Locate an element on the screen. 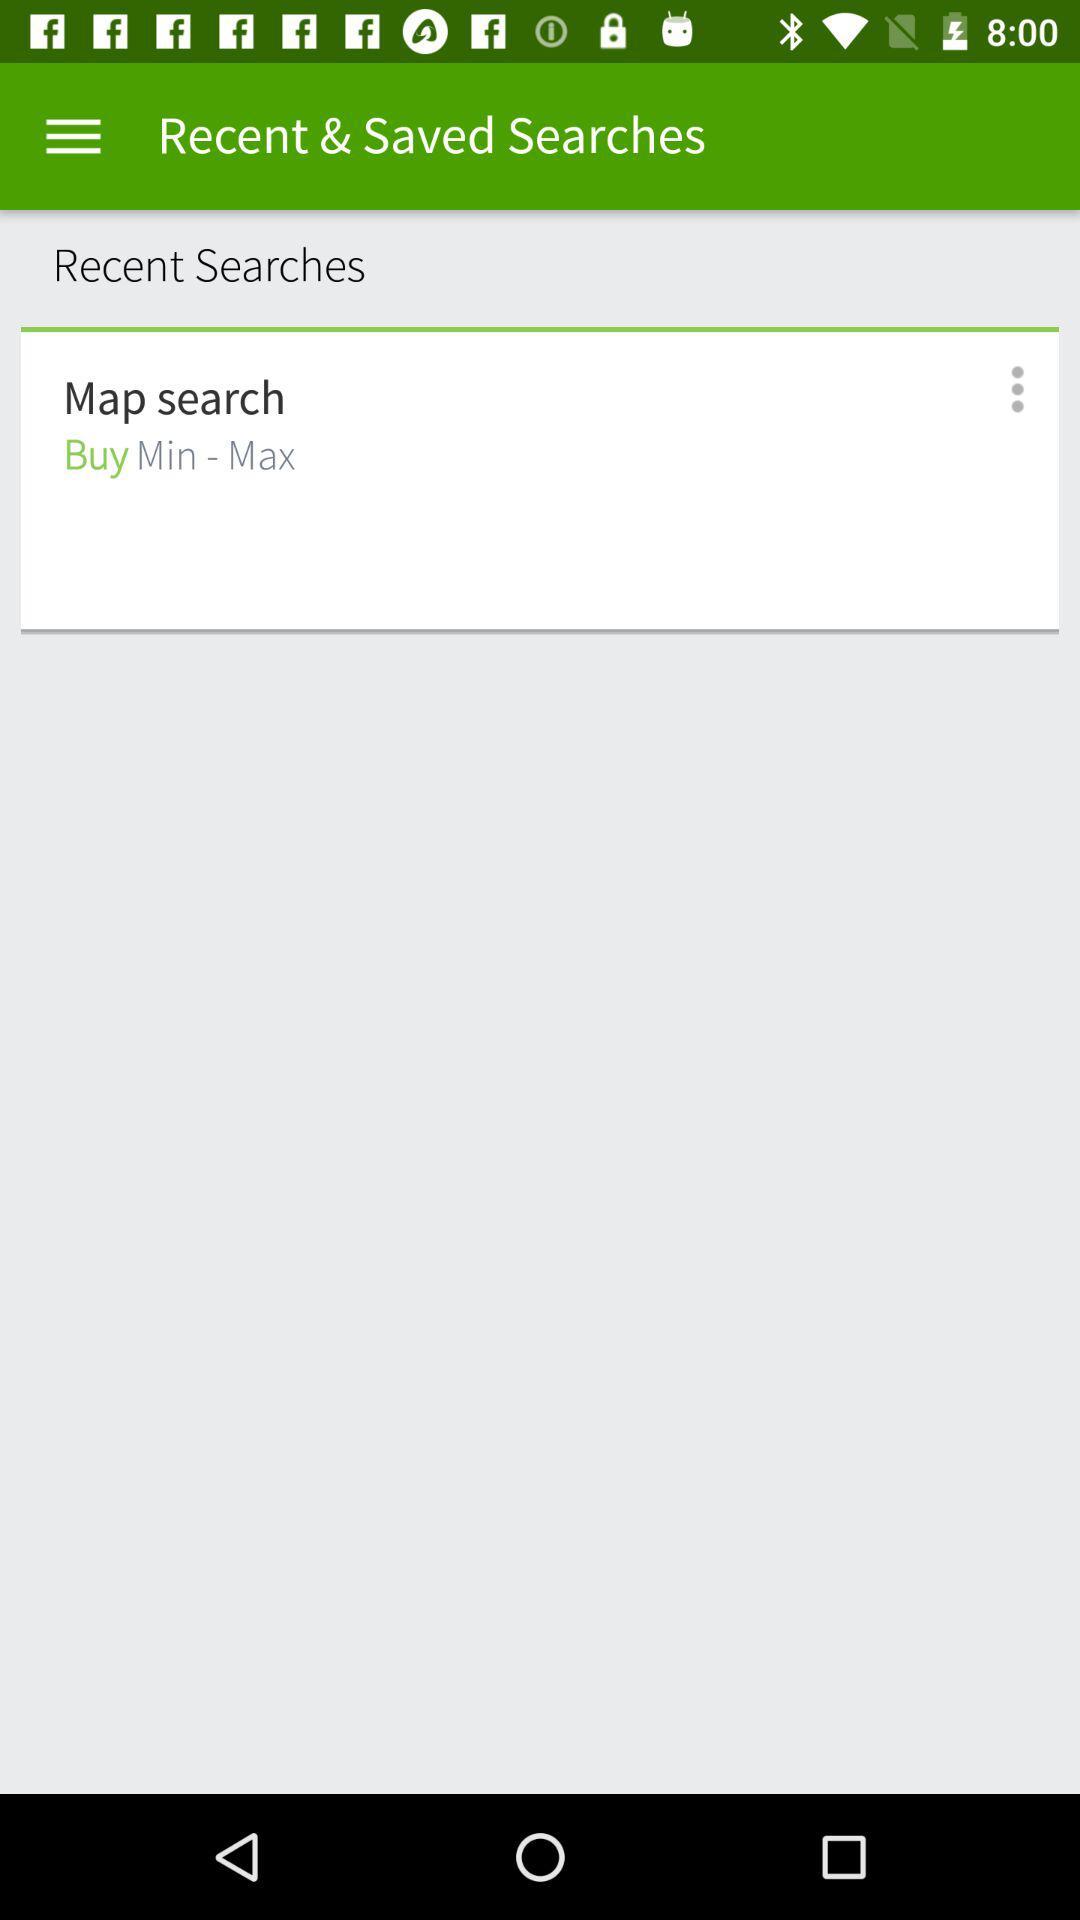  menu toggle is located at coordinates (72, 135).